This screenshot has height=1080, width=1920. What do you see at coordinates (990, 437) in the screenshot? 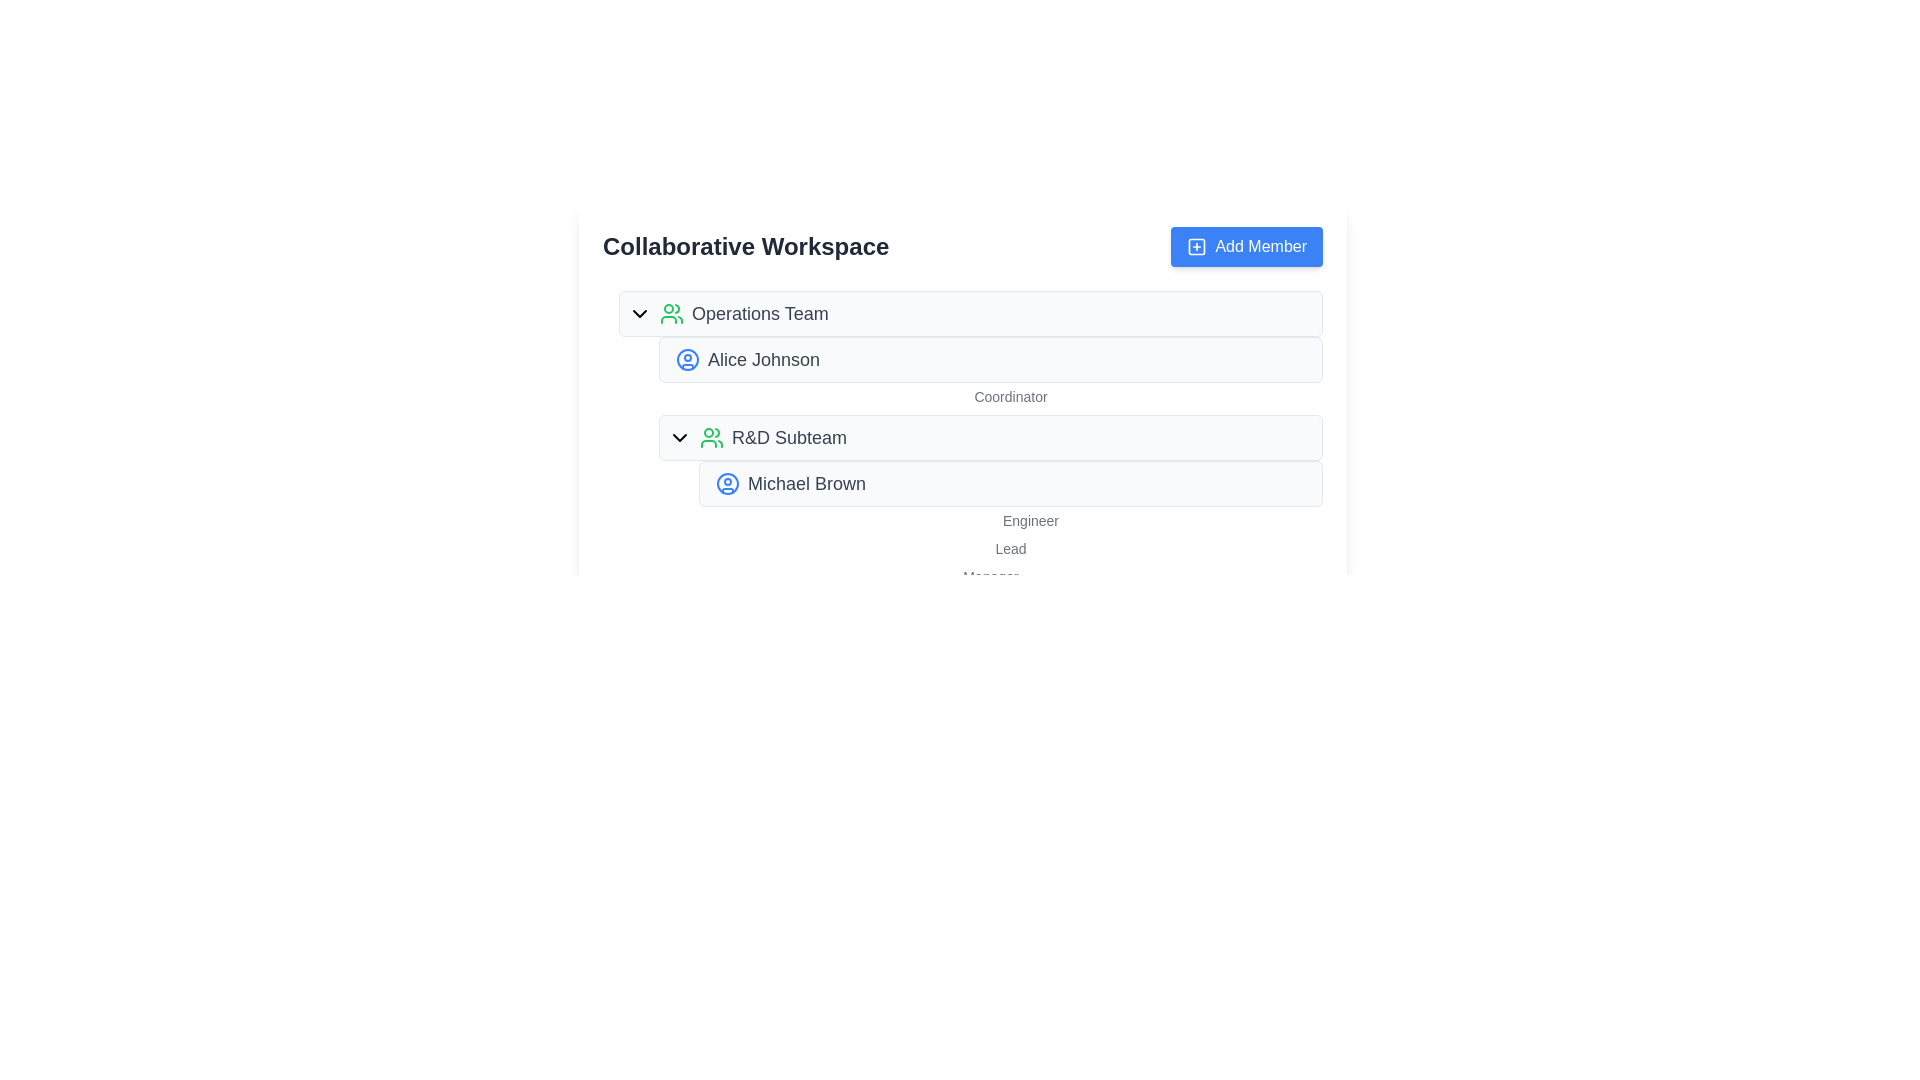
I see `the second entry in the collapsible list item labeled 'R&D Subteam' within the 'Collaborative Workspace' group using keyboard navigation` at bounding box center [990, 437].